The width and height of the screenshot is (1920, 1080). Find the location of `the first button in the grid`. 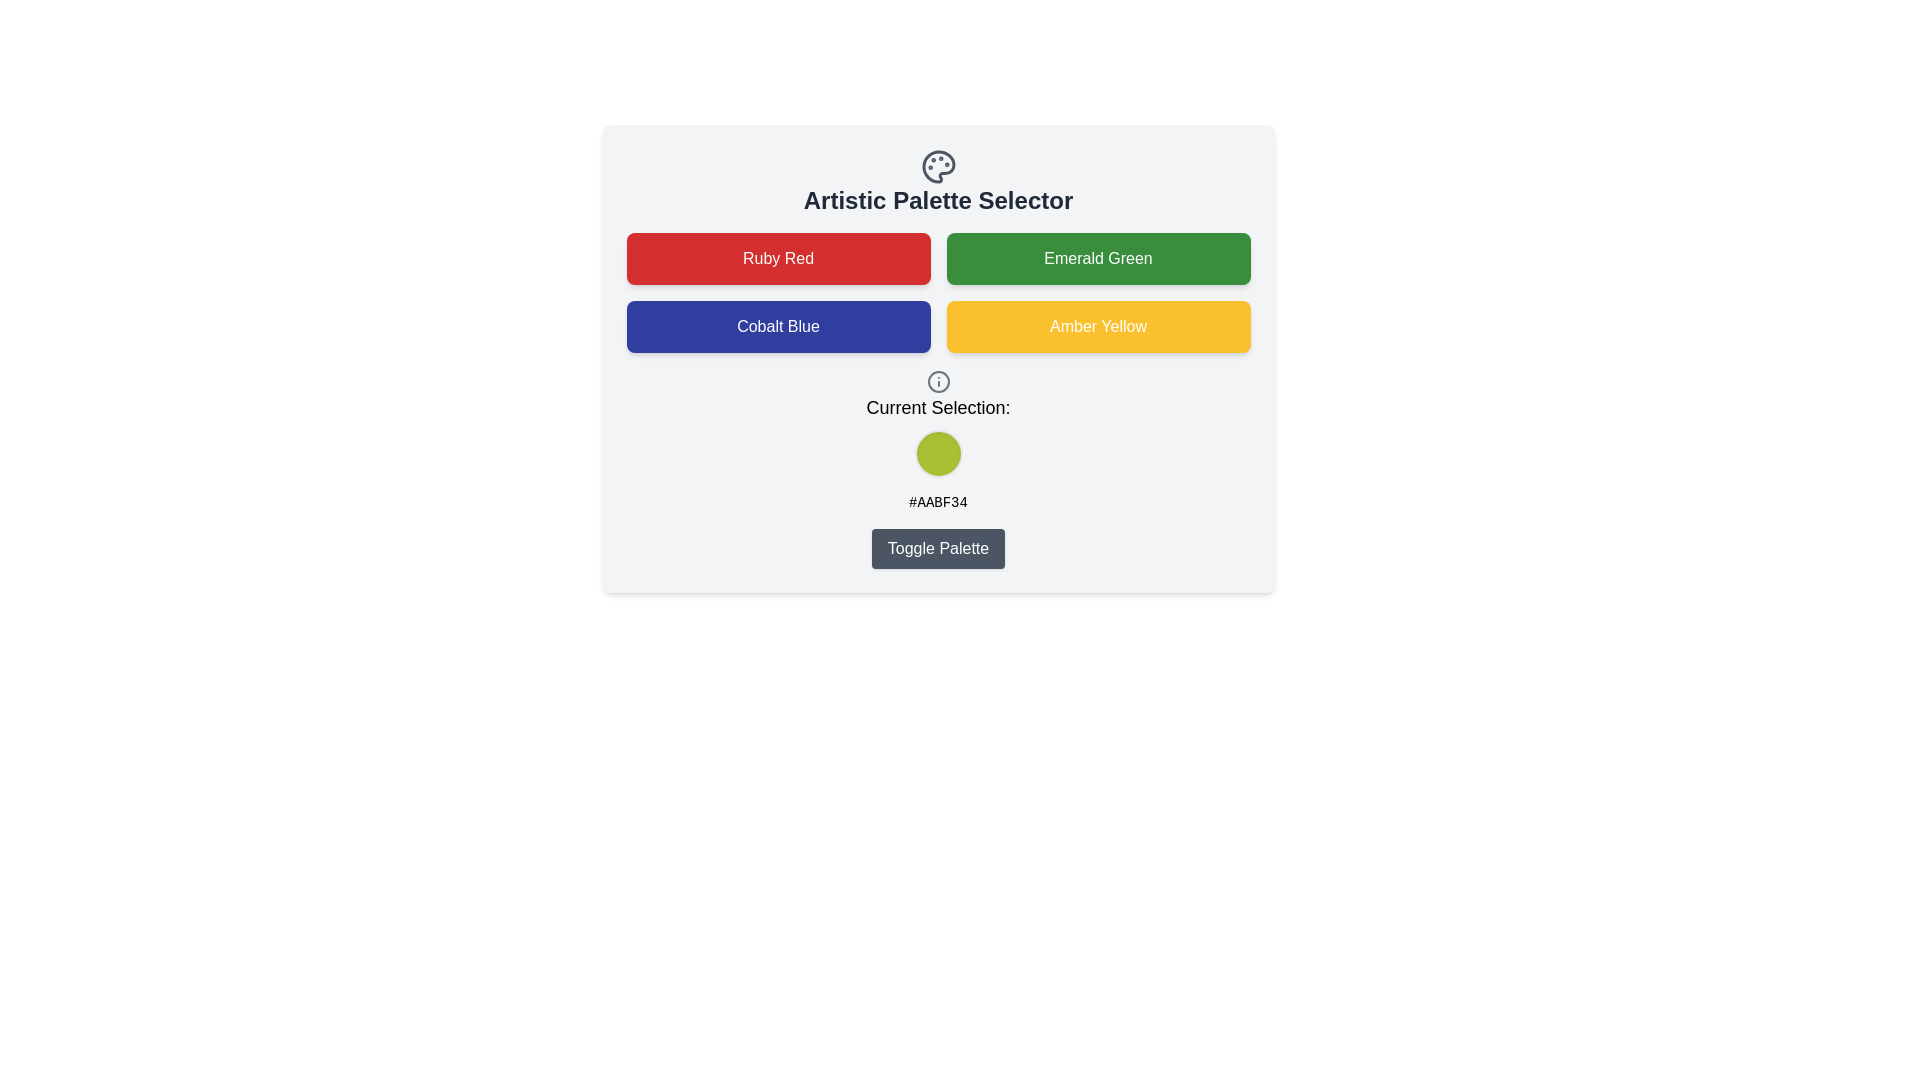

the first button in the grid is located at coordinates (777, 257).